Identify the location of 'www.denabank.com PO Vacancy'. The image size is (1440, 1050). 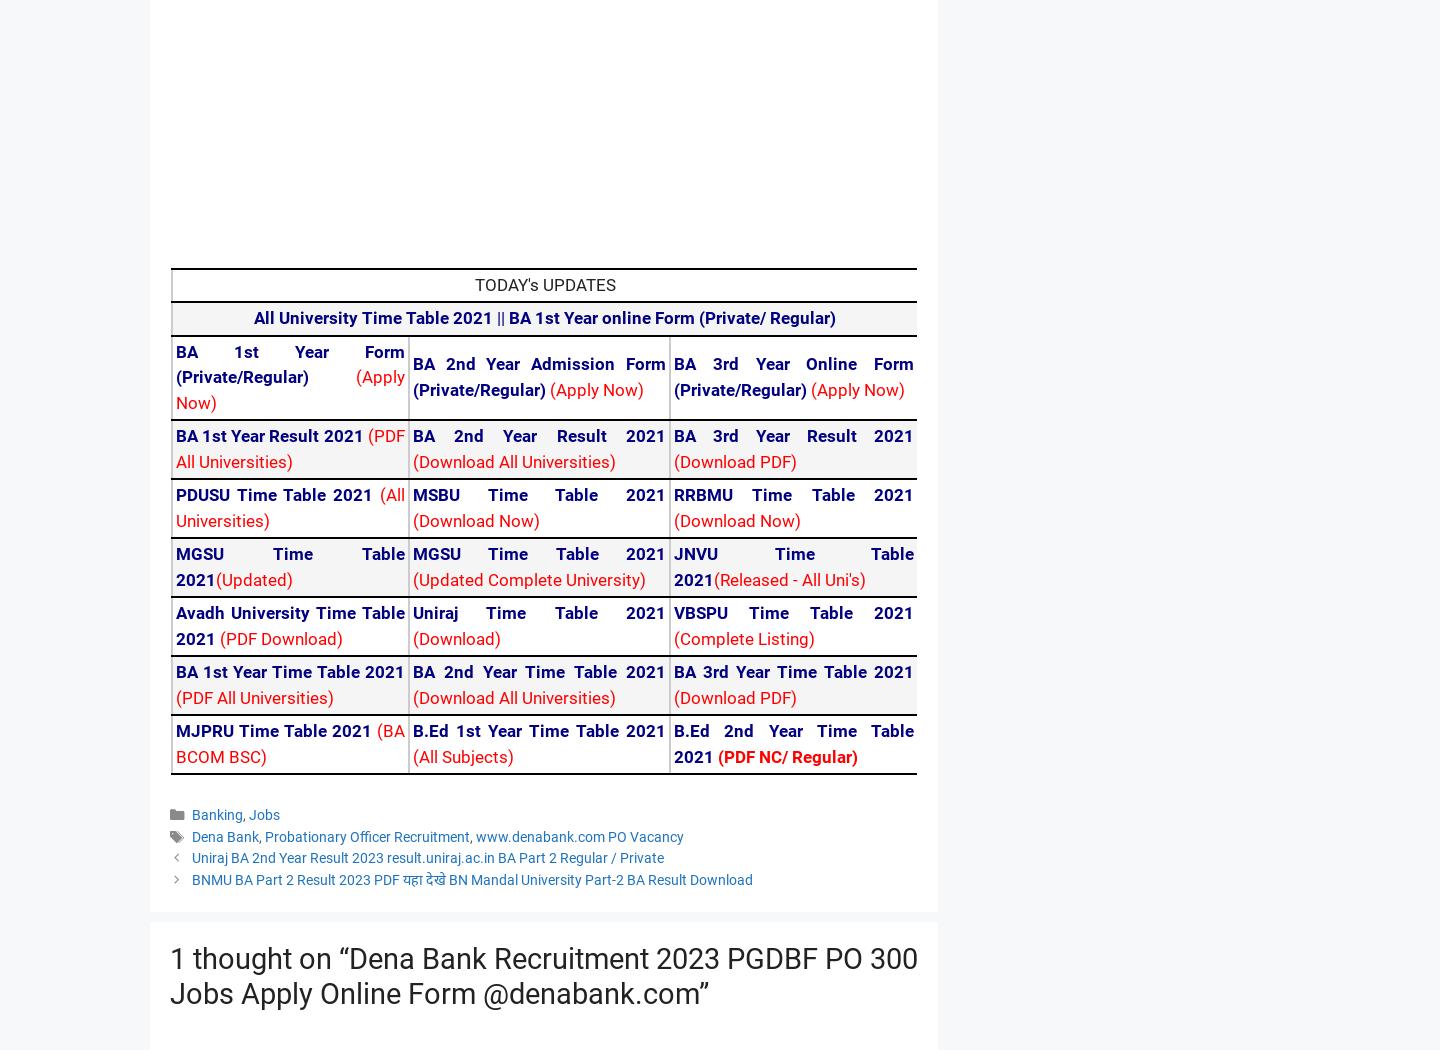
(579, 836).